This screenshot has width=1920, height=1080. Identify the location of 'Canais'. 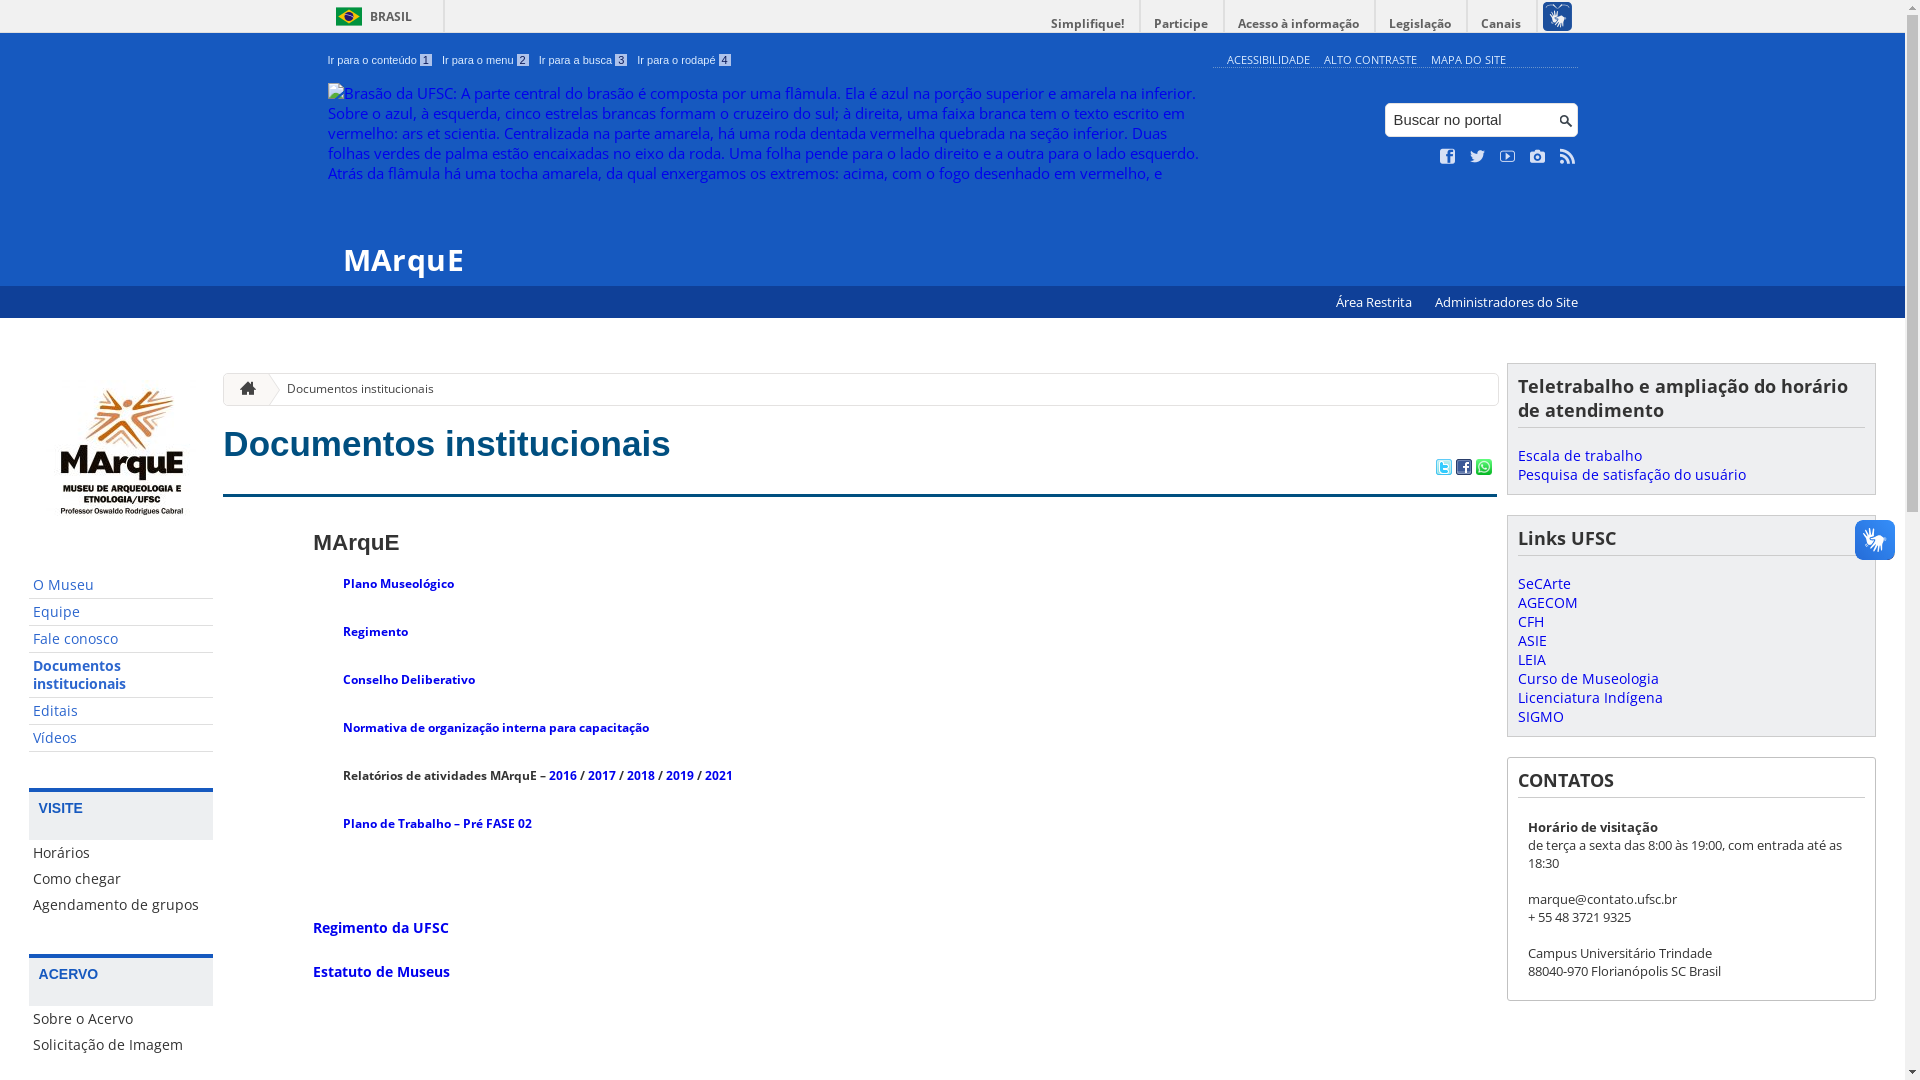
(1502, 23).